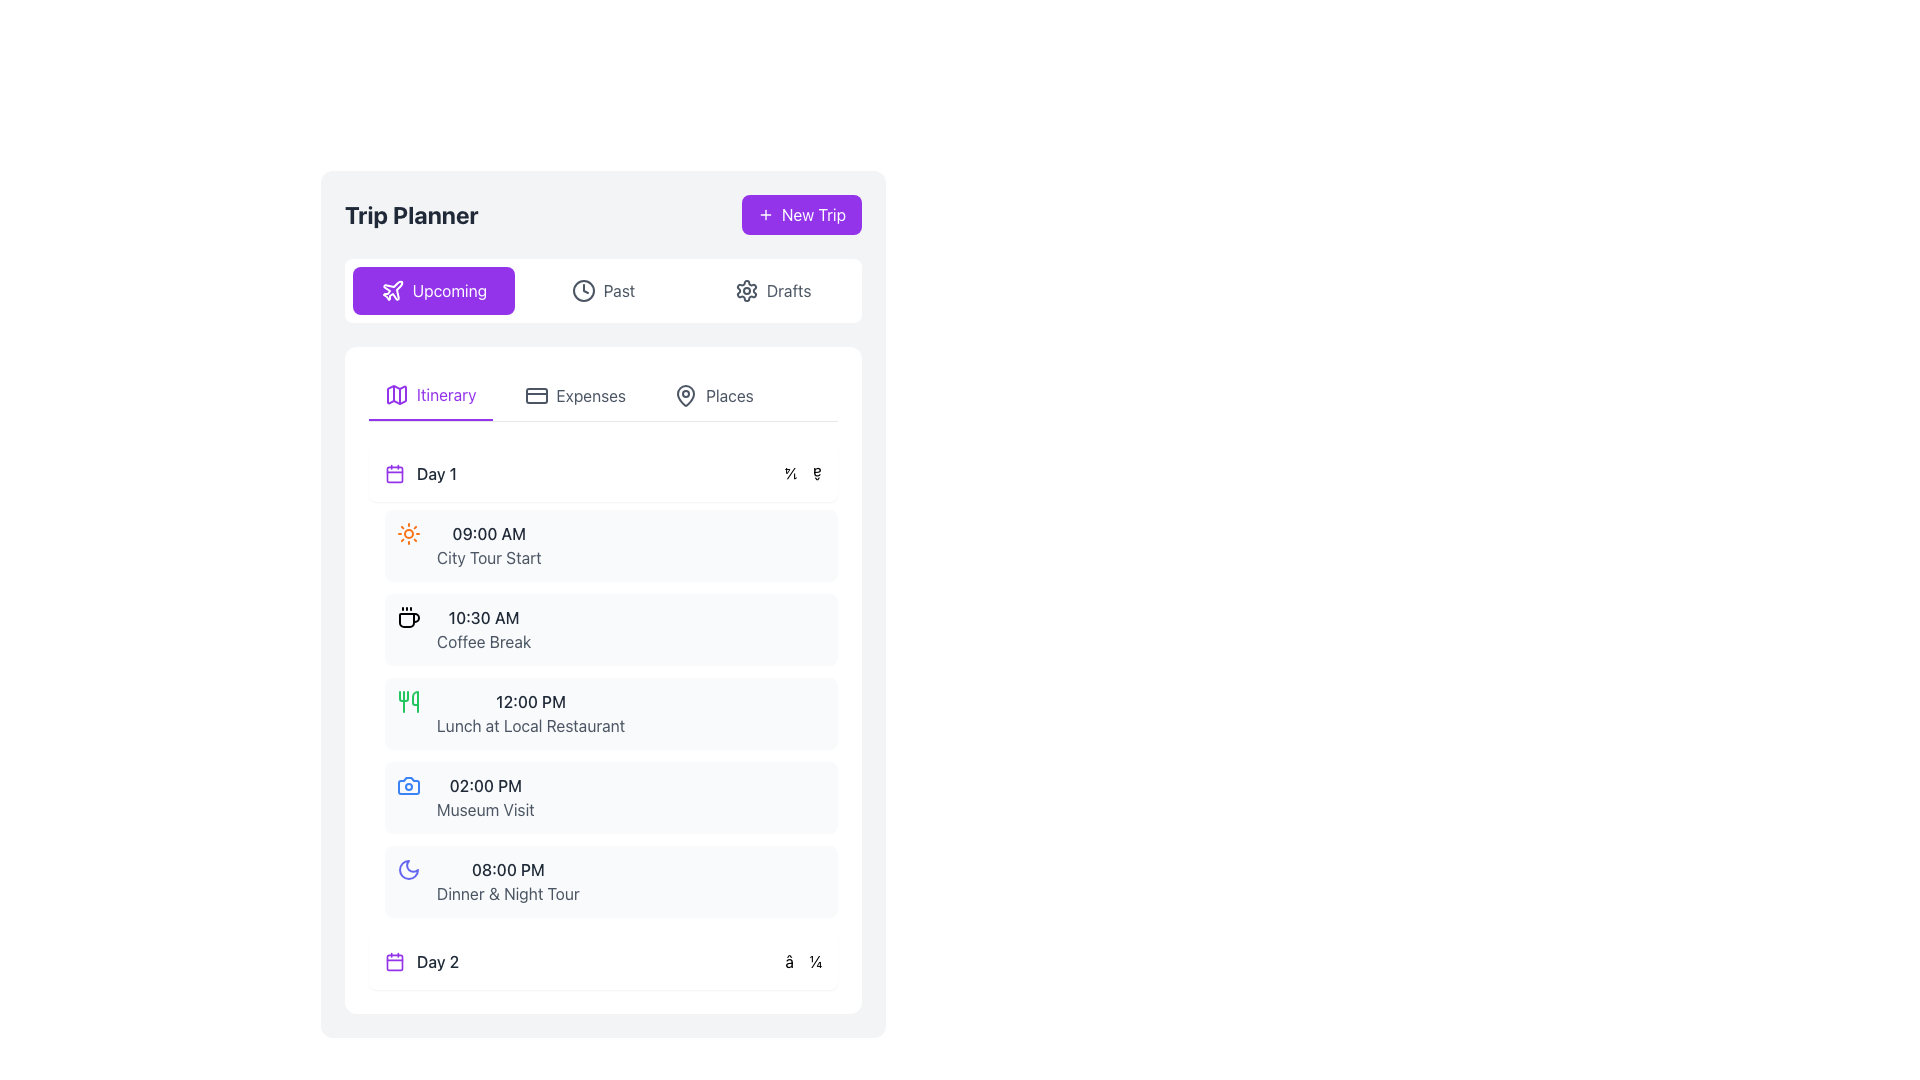  Describe the element at coordinates (745, 290) in the screenshot. I see `the settings icon represented as an SVG graphical component in the top-right corner of the application interface` at that location.